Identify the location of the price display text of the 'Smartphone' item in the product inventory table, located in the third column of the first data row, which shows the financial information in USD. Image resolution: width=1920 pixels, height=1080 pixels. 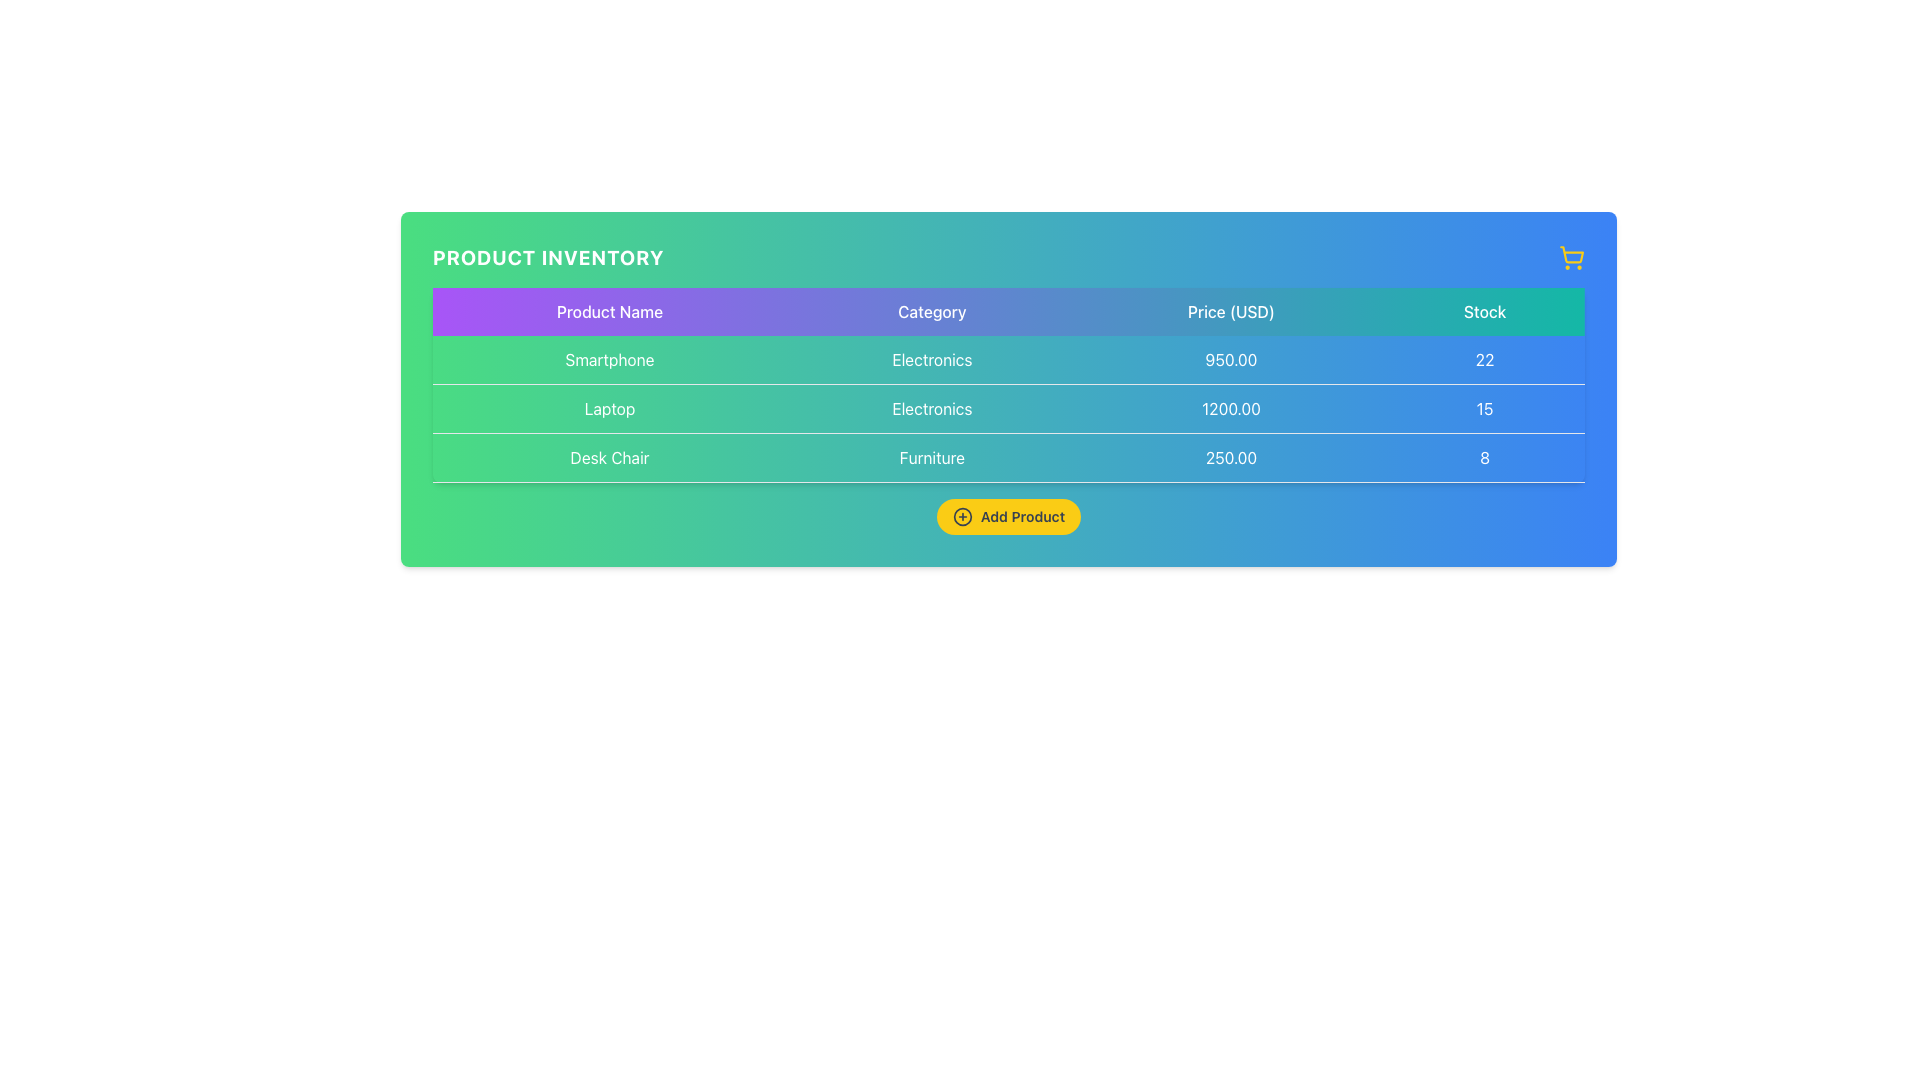
(1230, 360).